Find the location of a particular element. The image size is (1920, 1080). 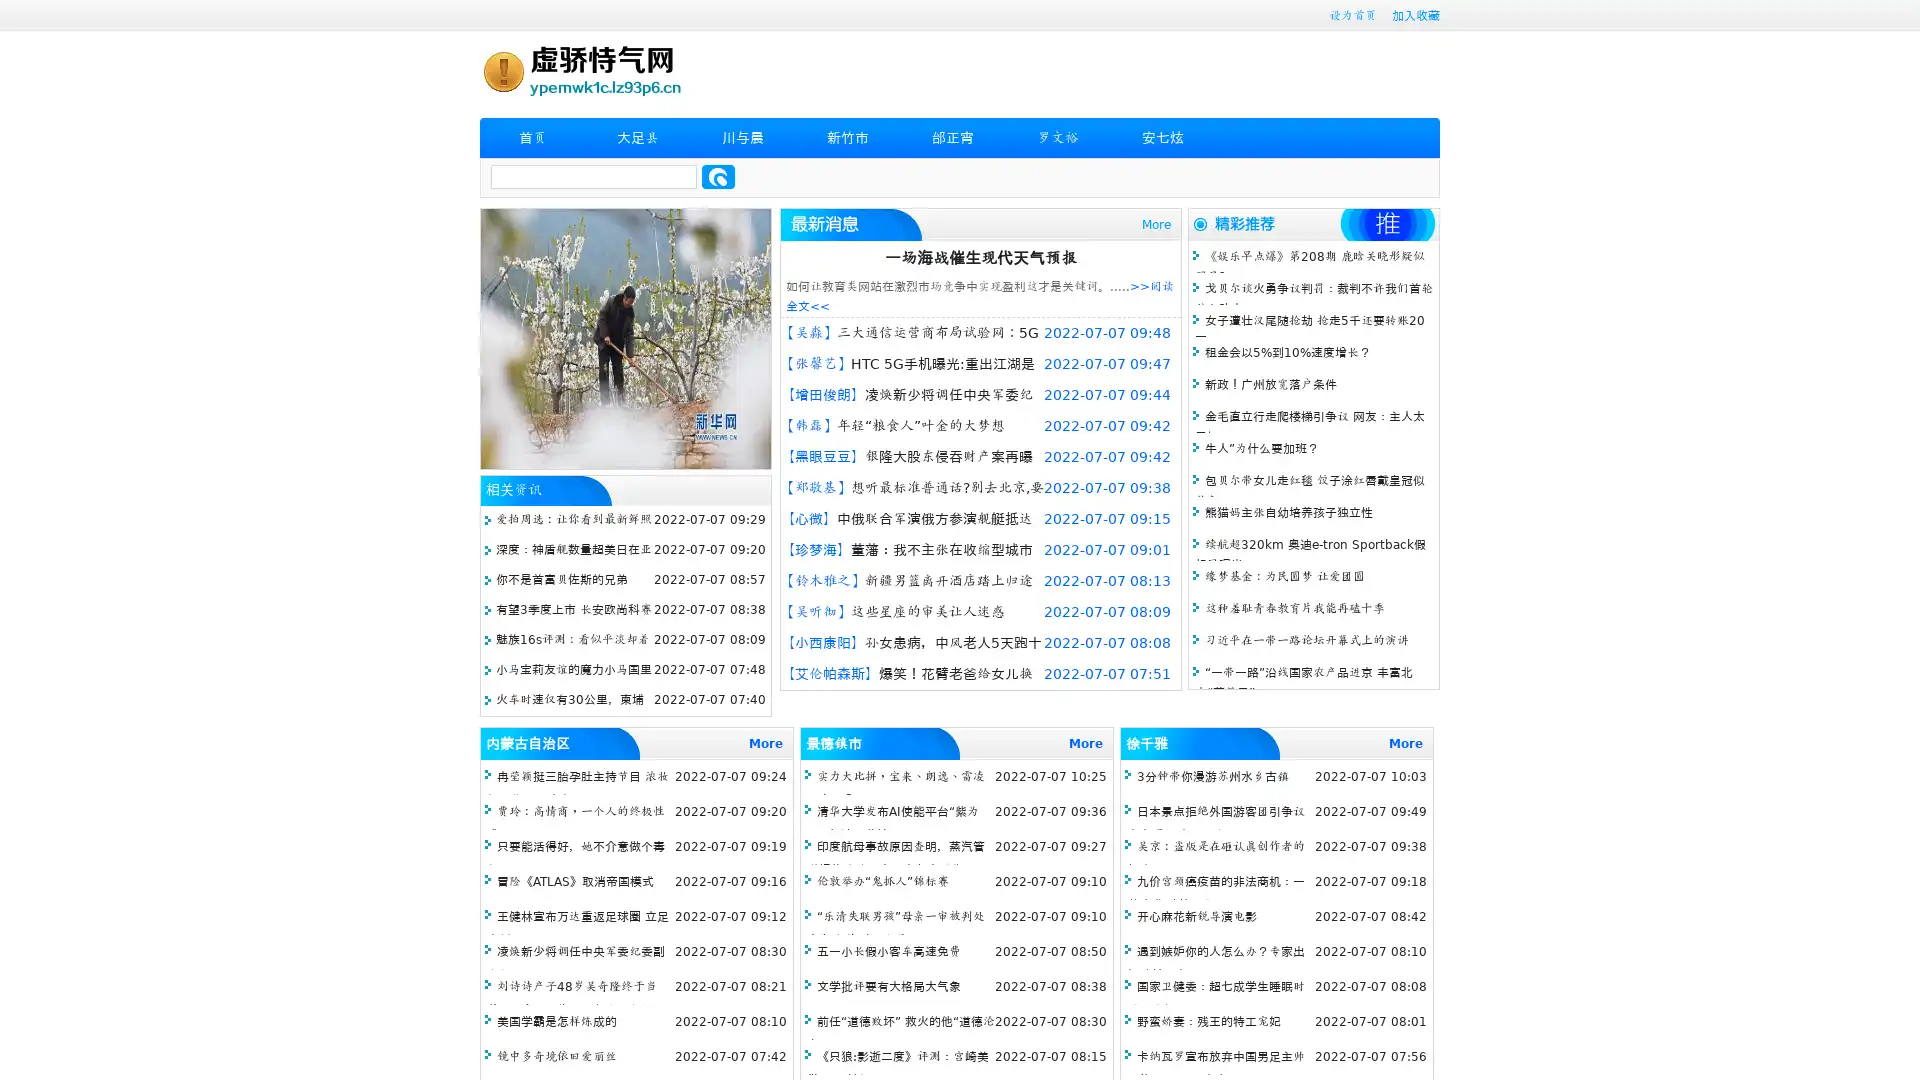

Search is located at coordinates (718, 176).